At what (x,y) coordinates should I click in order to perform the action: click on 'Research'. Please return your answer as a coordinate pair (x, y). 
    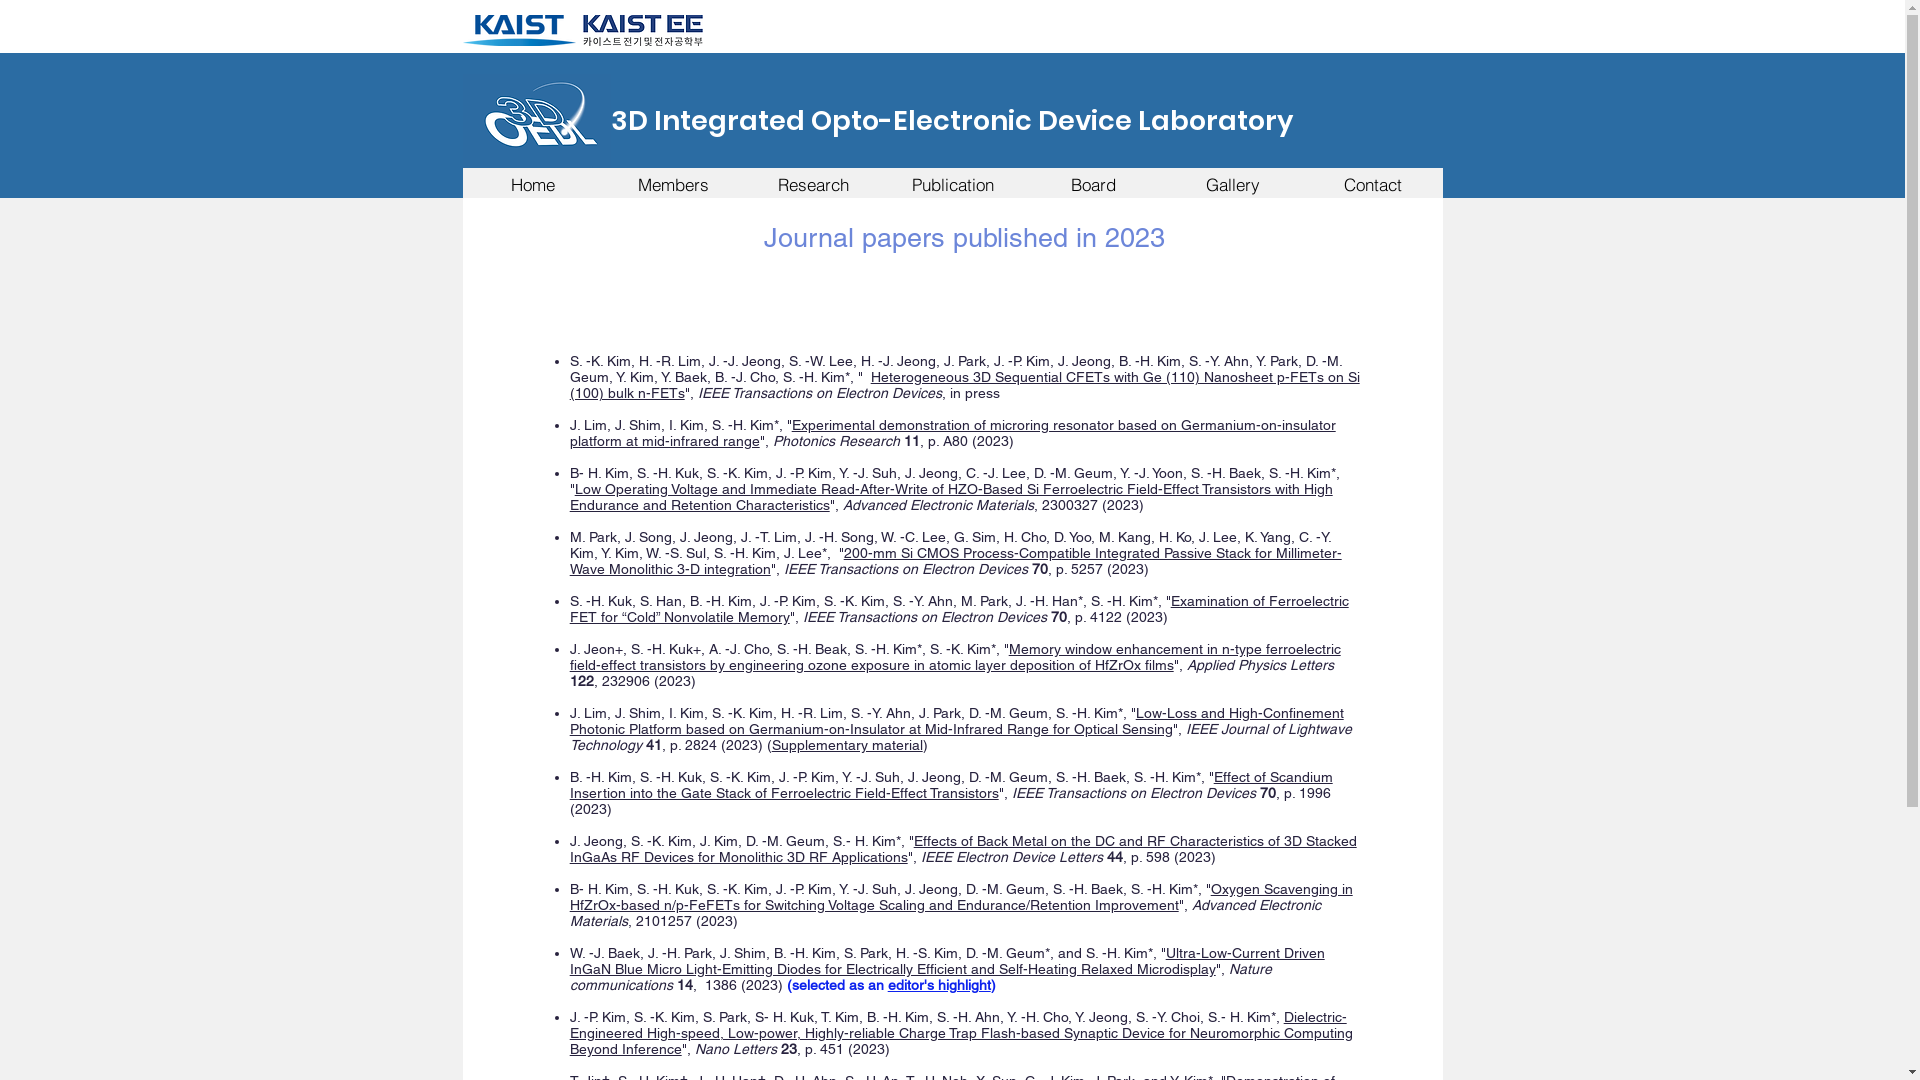
    Looking at the image, I should click on (811, 184).